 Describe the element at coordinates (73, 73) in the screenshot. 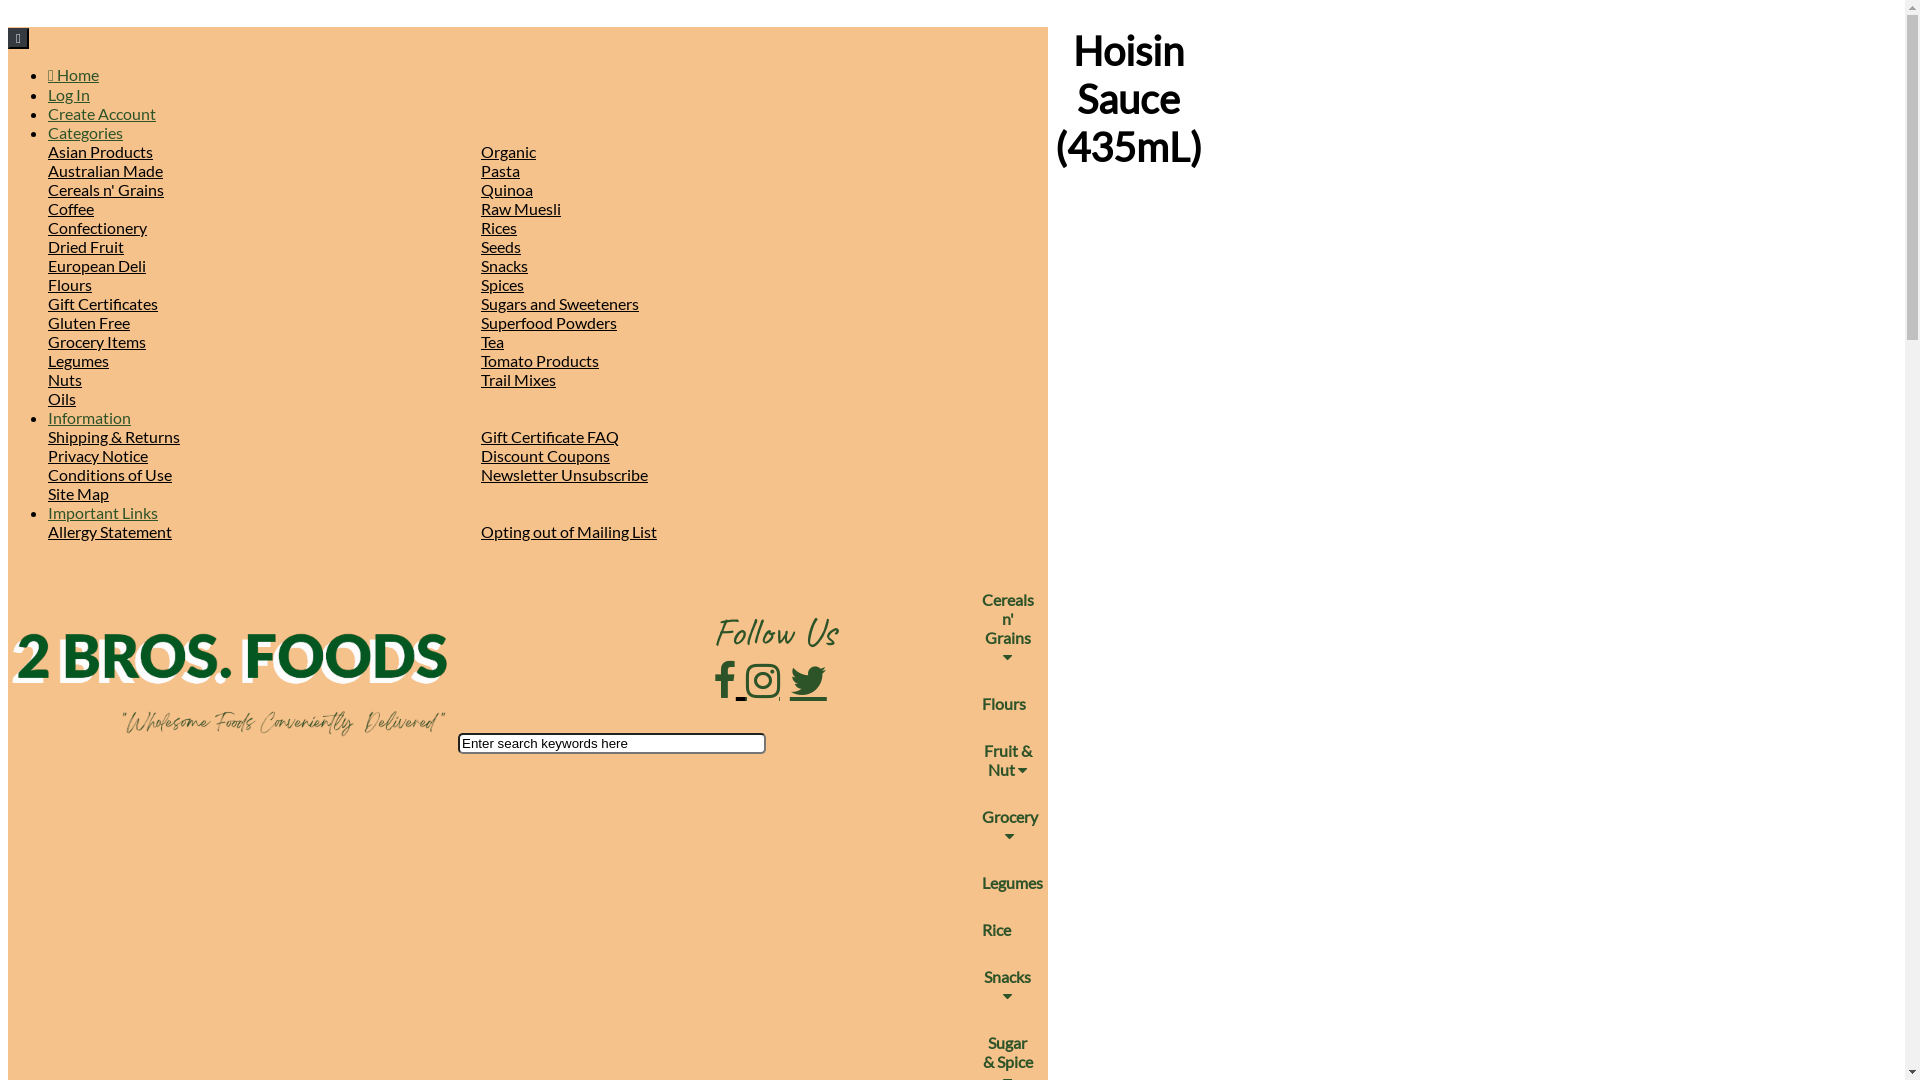

I see `'Home'` at that location.